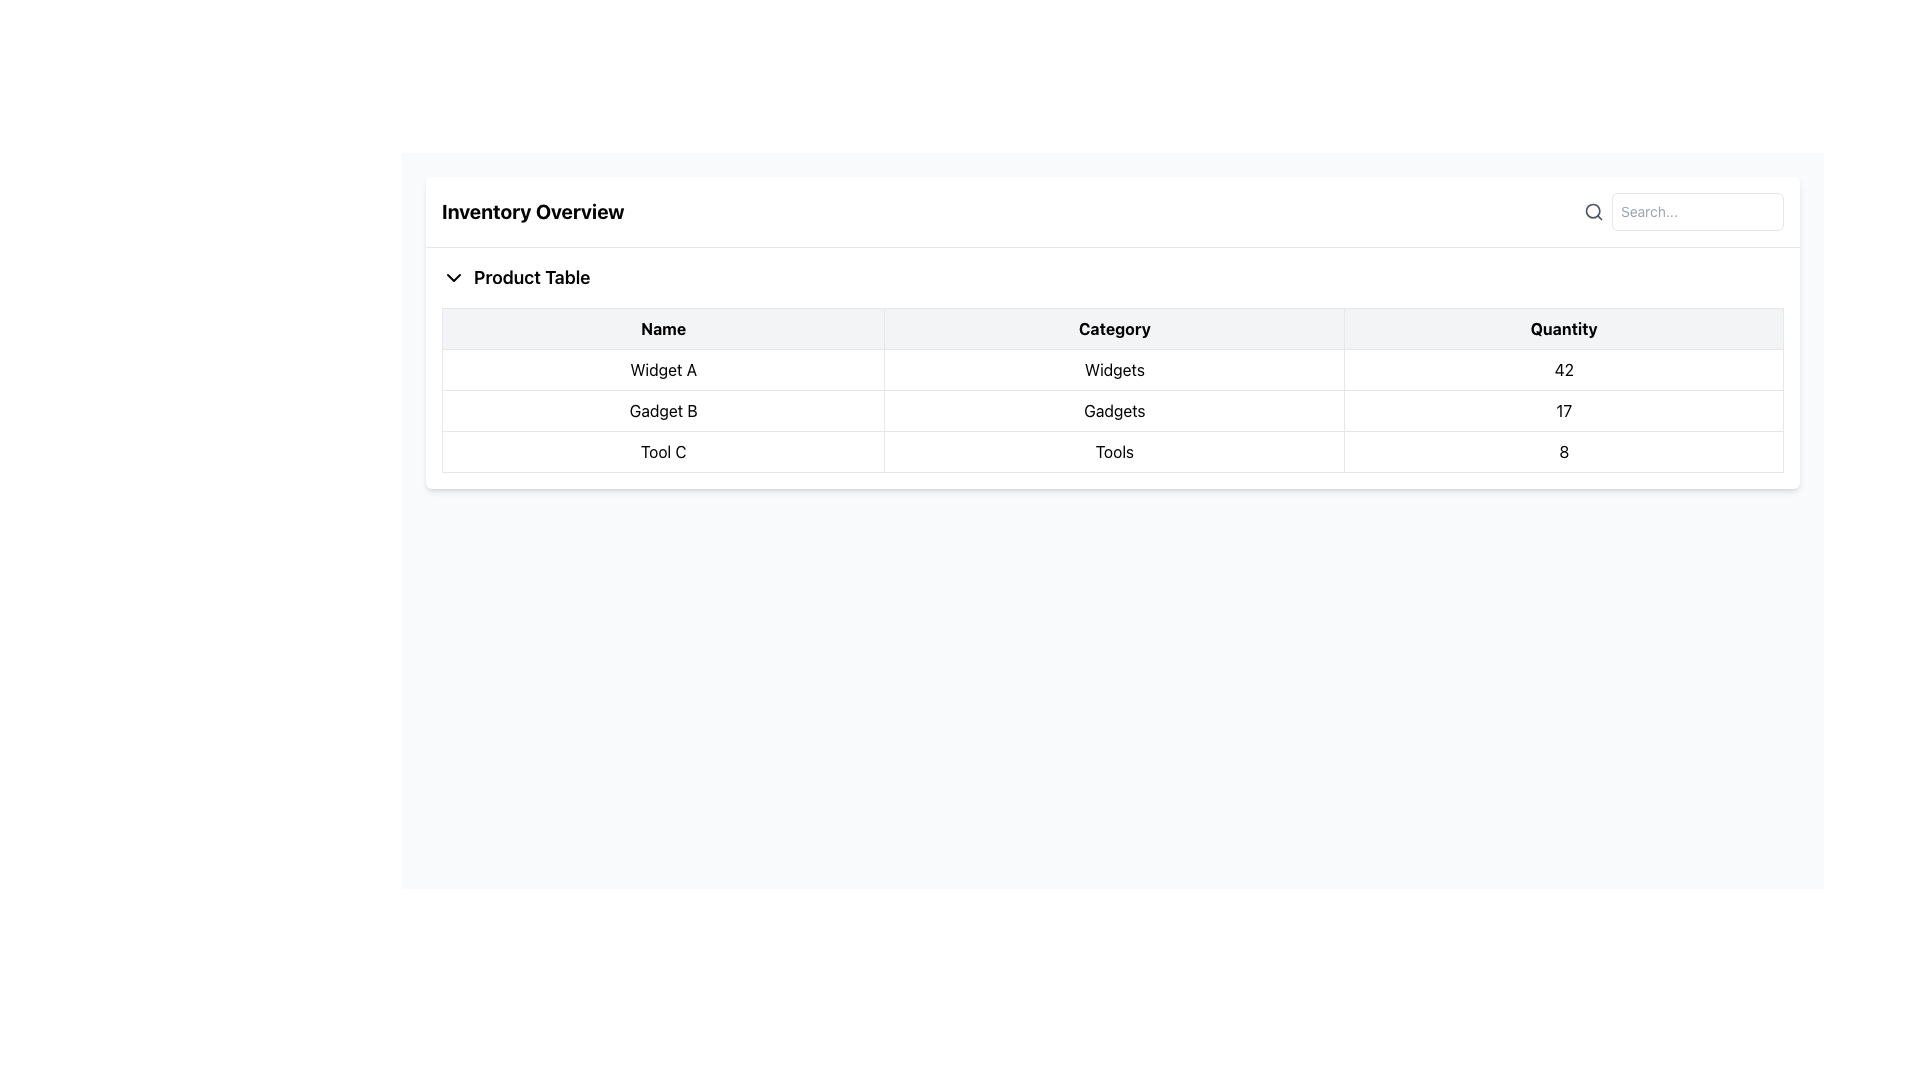 The width and height of the screenshot is (1920, 1080). What do you see at coordinates (1113, 327) in the screenshot?
I see `the 'Category' table header located in the second column of the table, between the 'Name' and 'Quantity' headers` at bounding box center [1113, 327].